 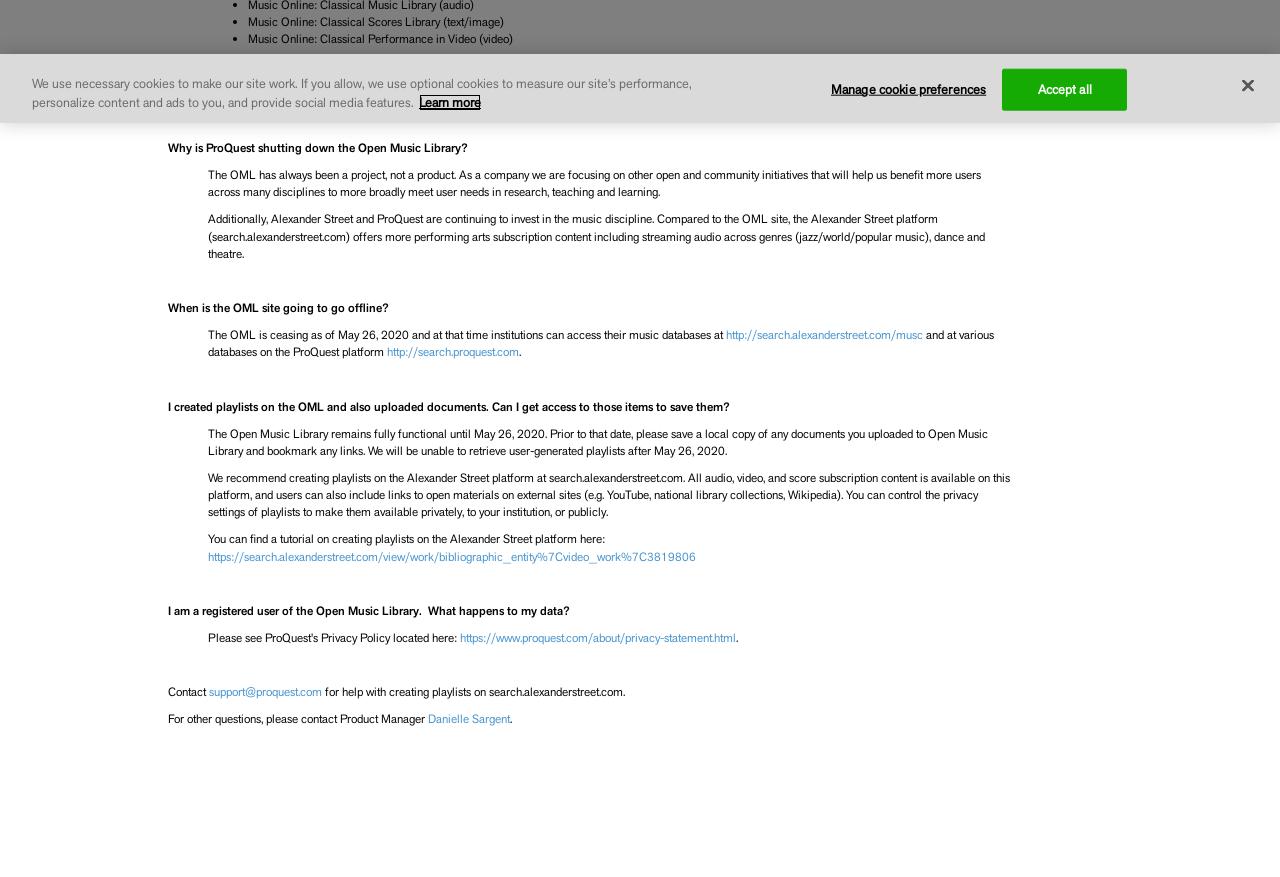 What do you see at coordinates (263, 691) in the screenshot?
I see `'support@proquest.com'` at bounding box center [263, 691].